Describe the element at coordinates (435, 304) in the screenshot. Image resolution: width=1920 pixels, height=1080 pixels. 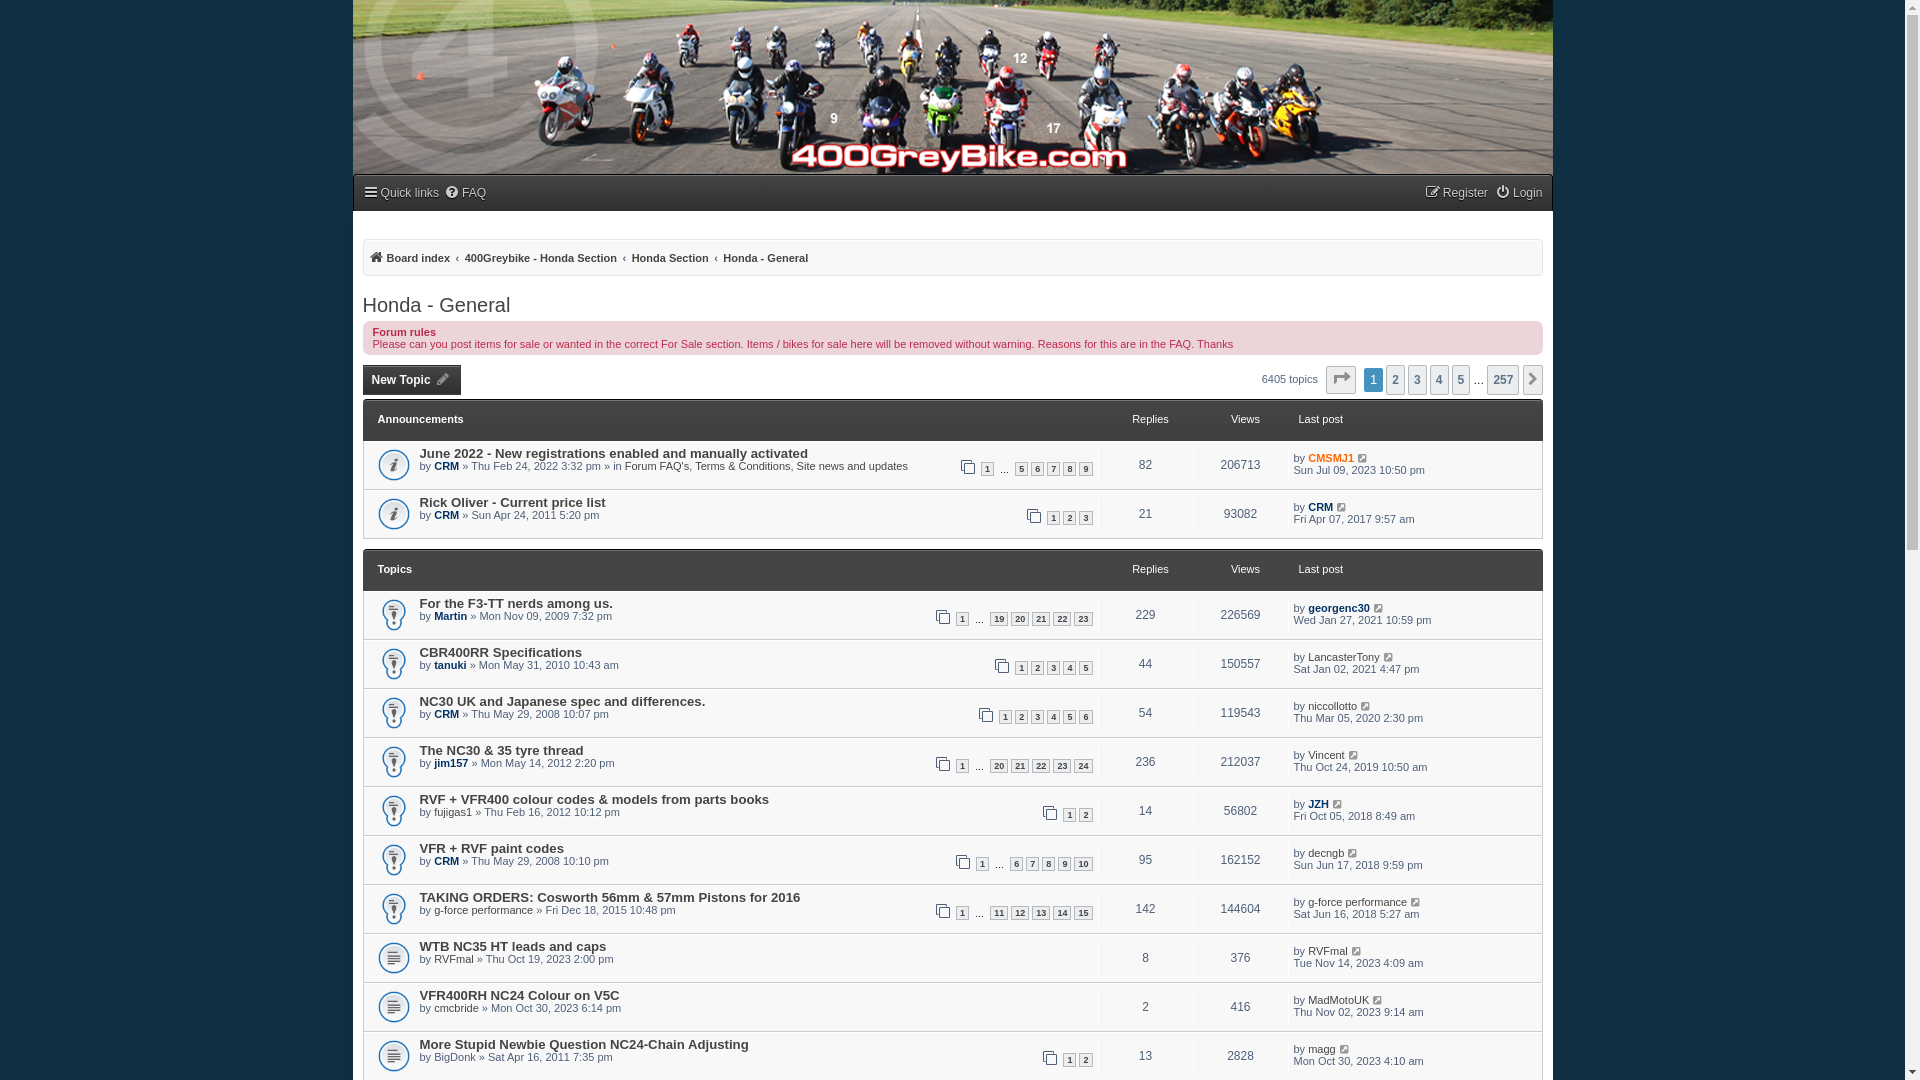
I see `'Honda - General'` at that location.